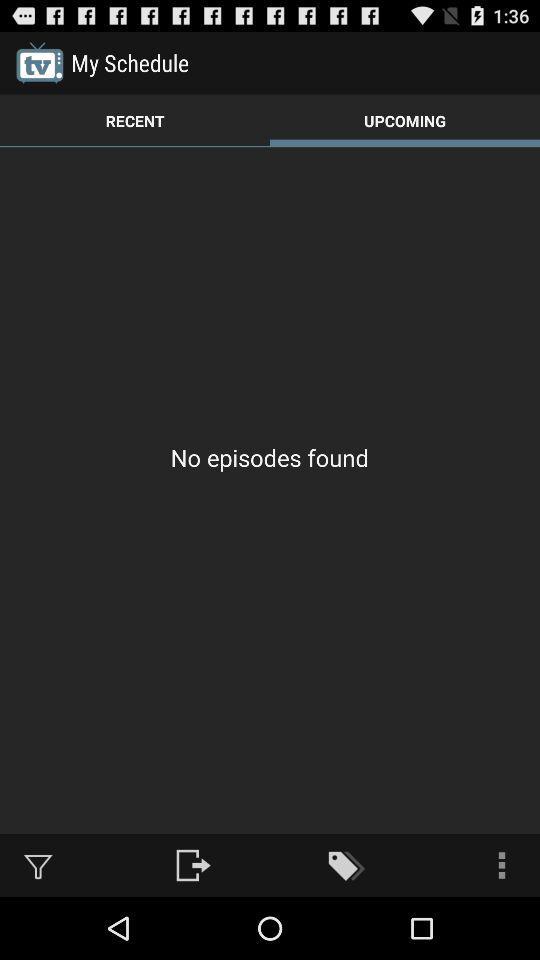 Image resolution: width=540 pixels, height=960 pixels. I want to click on recent item, so click(135, 120).